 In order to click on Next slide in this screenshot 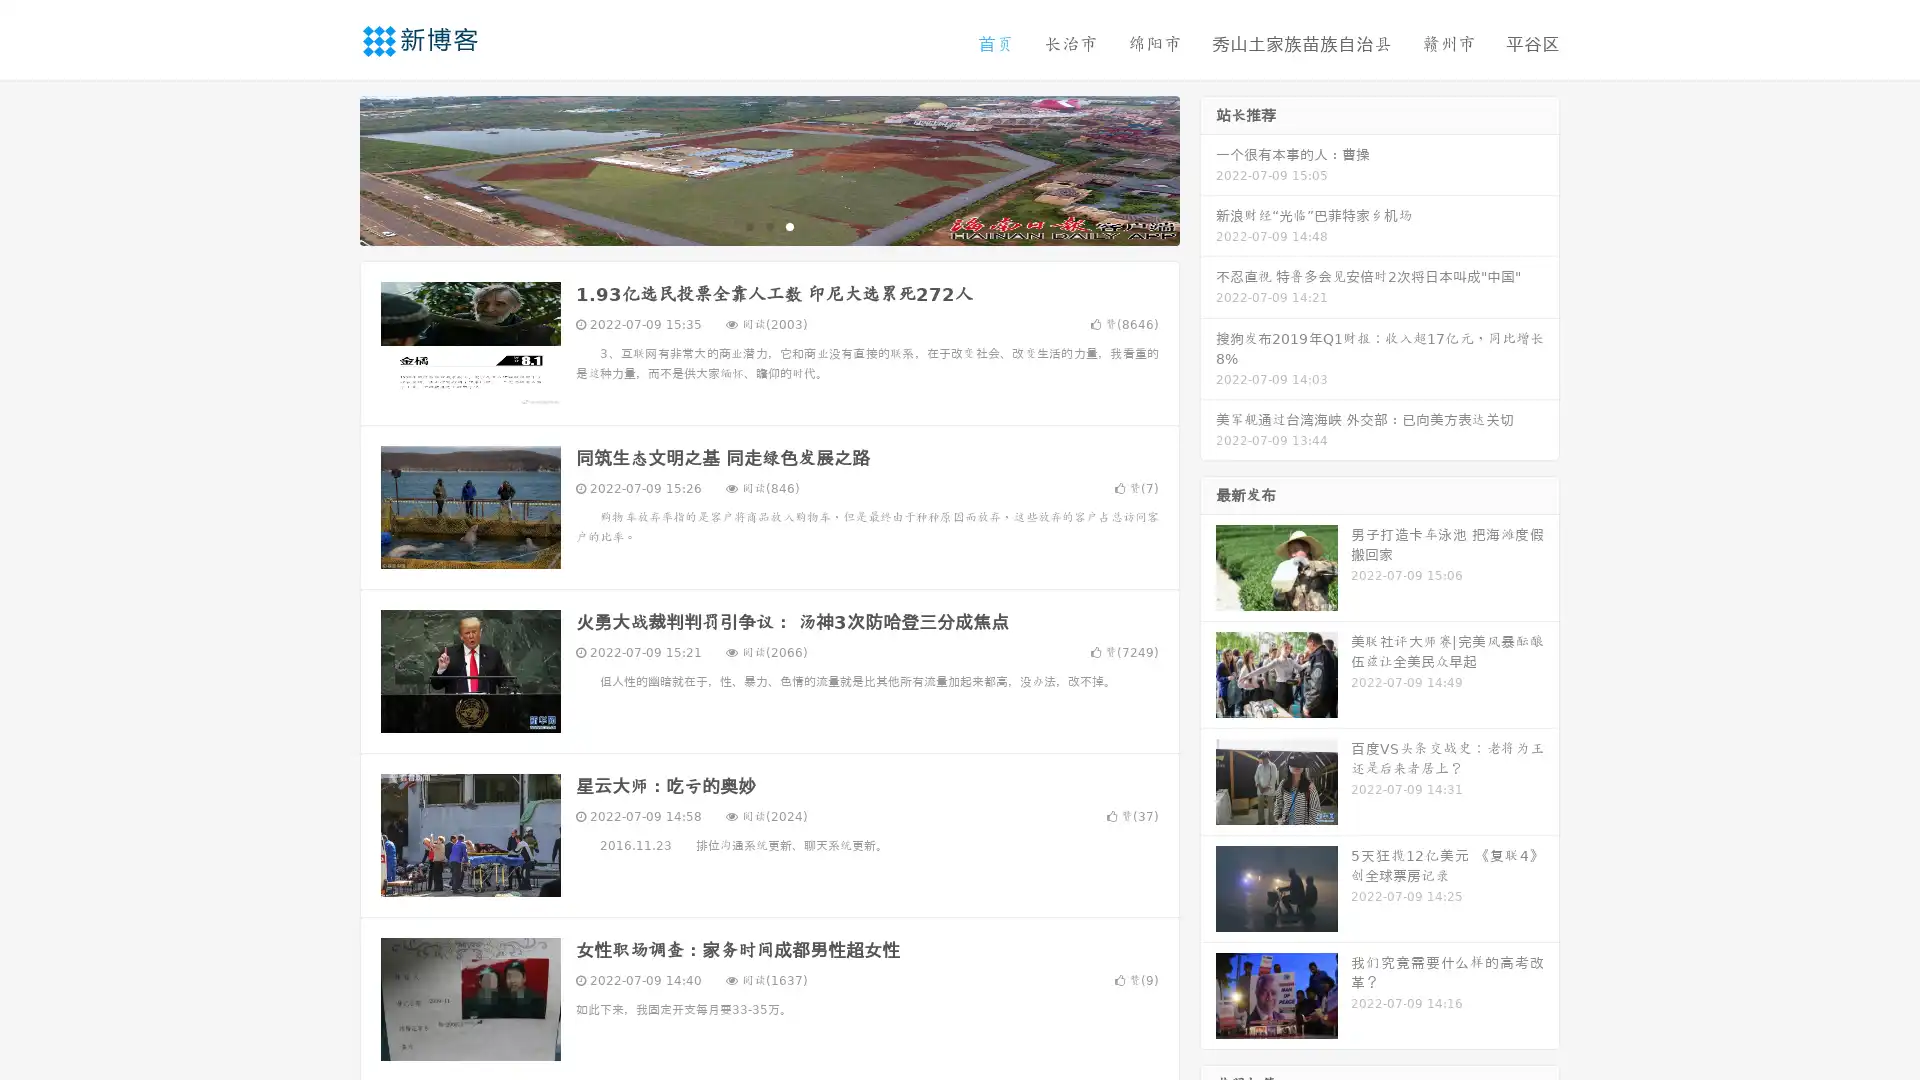, I will do `click(1208, 168)`.